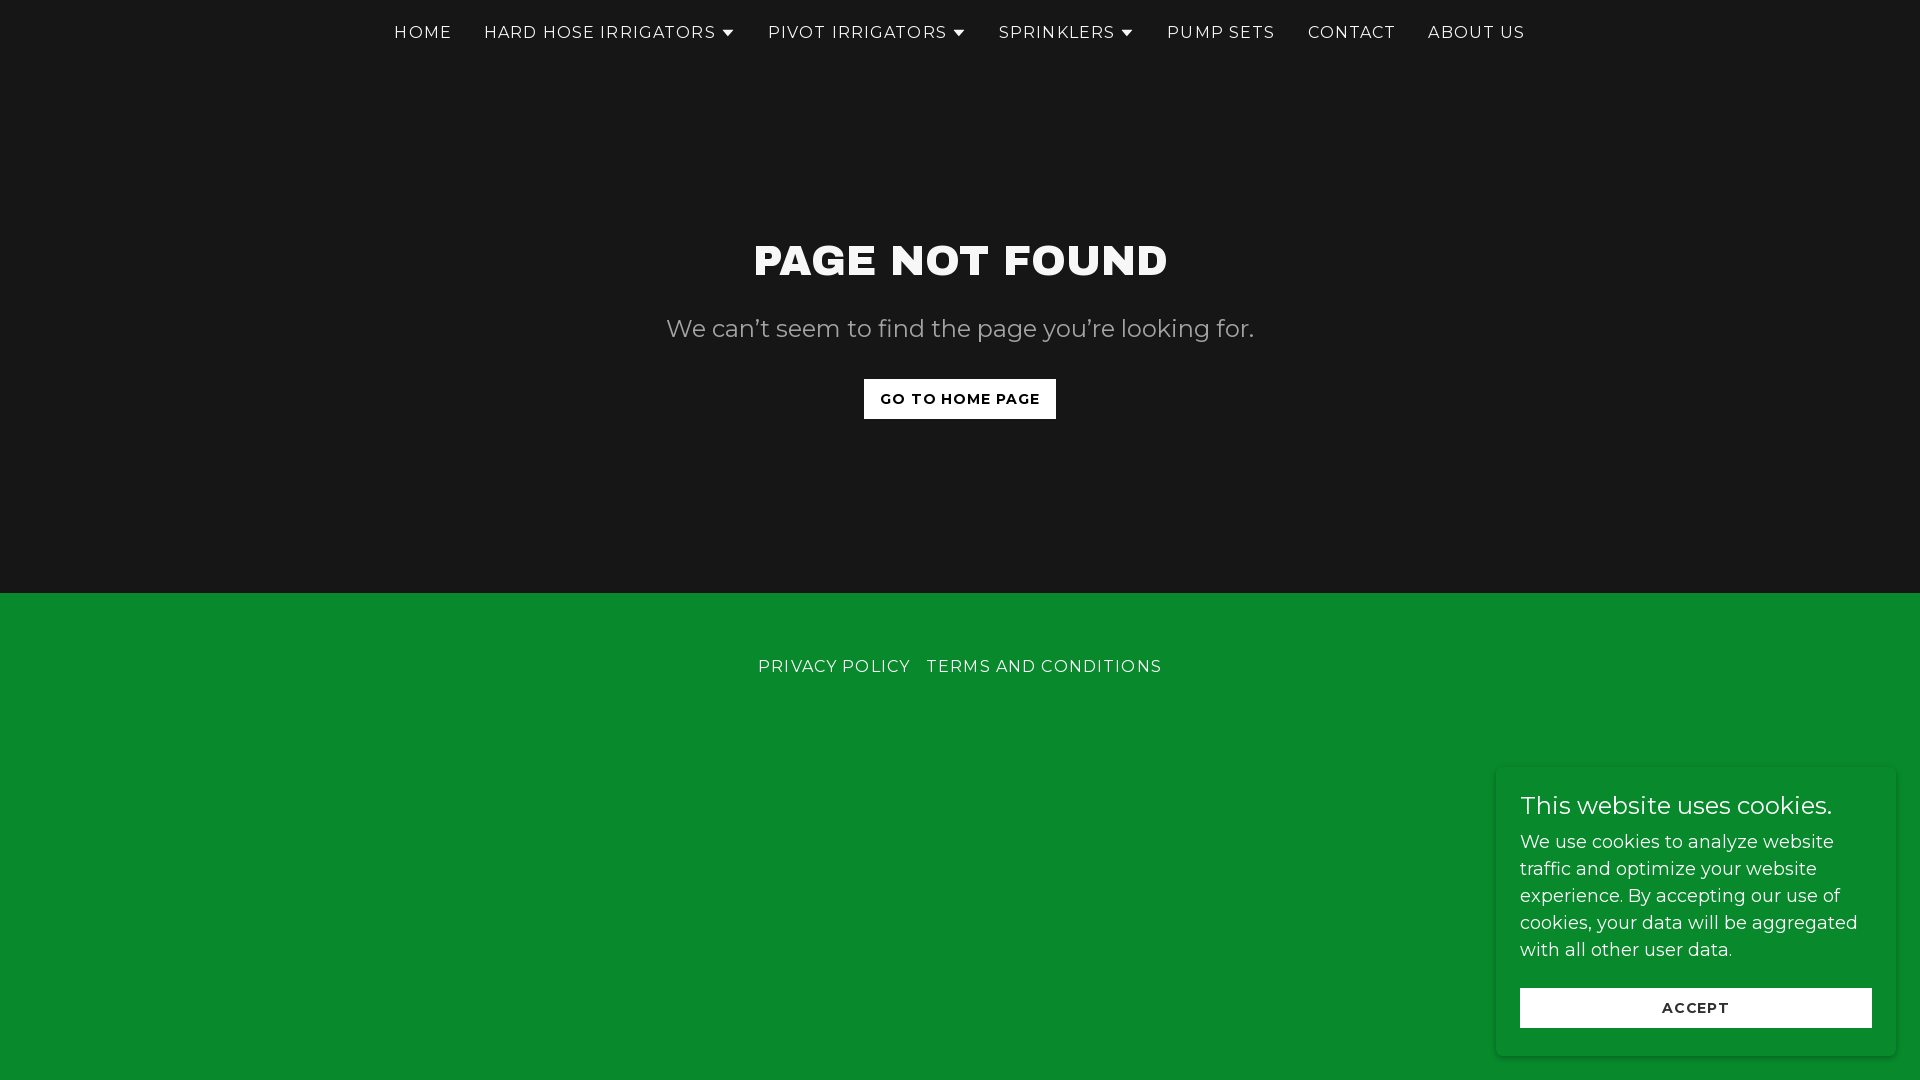  I want to click on 'SPRINKLERS', so click(1065, 33).